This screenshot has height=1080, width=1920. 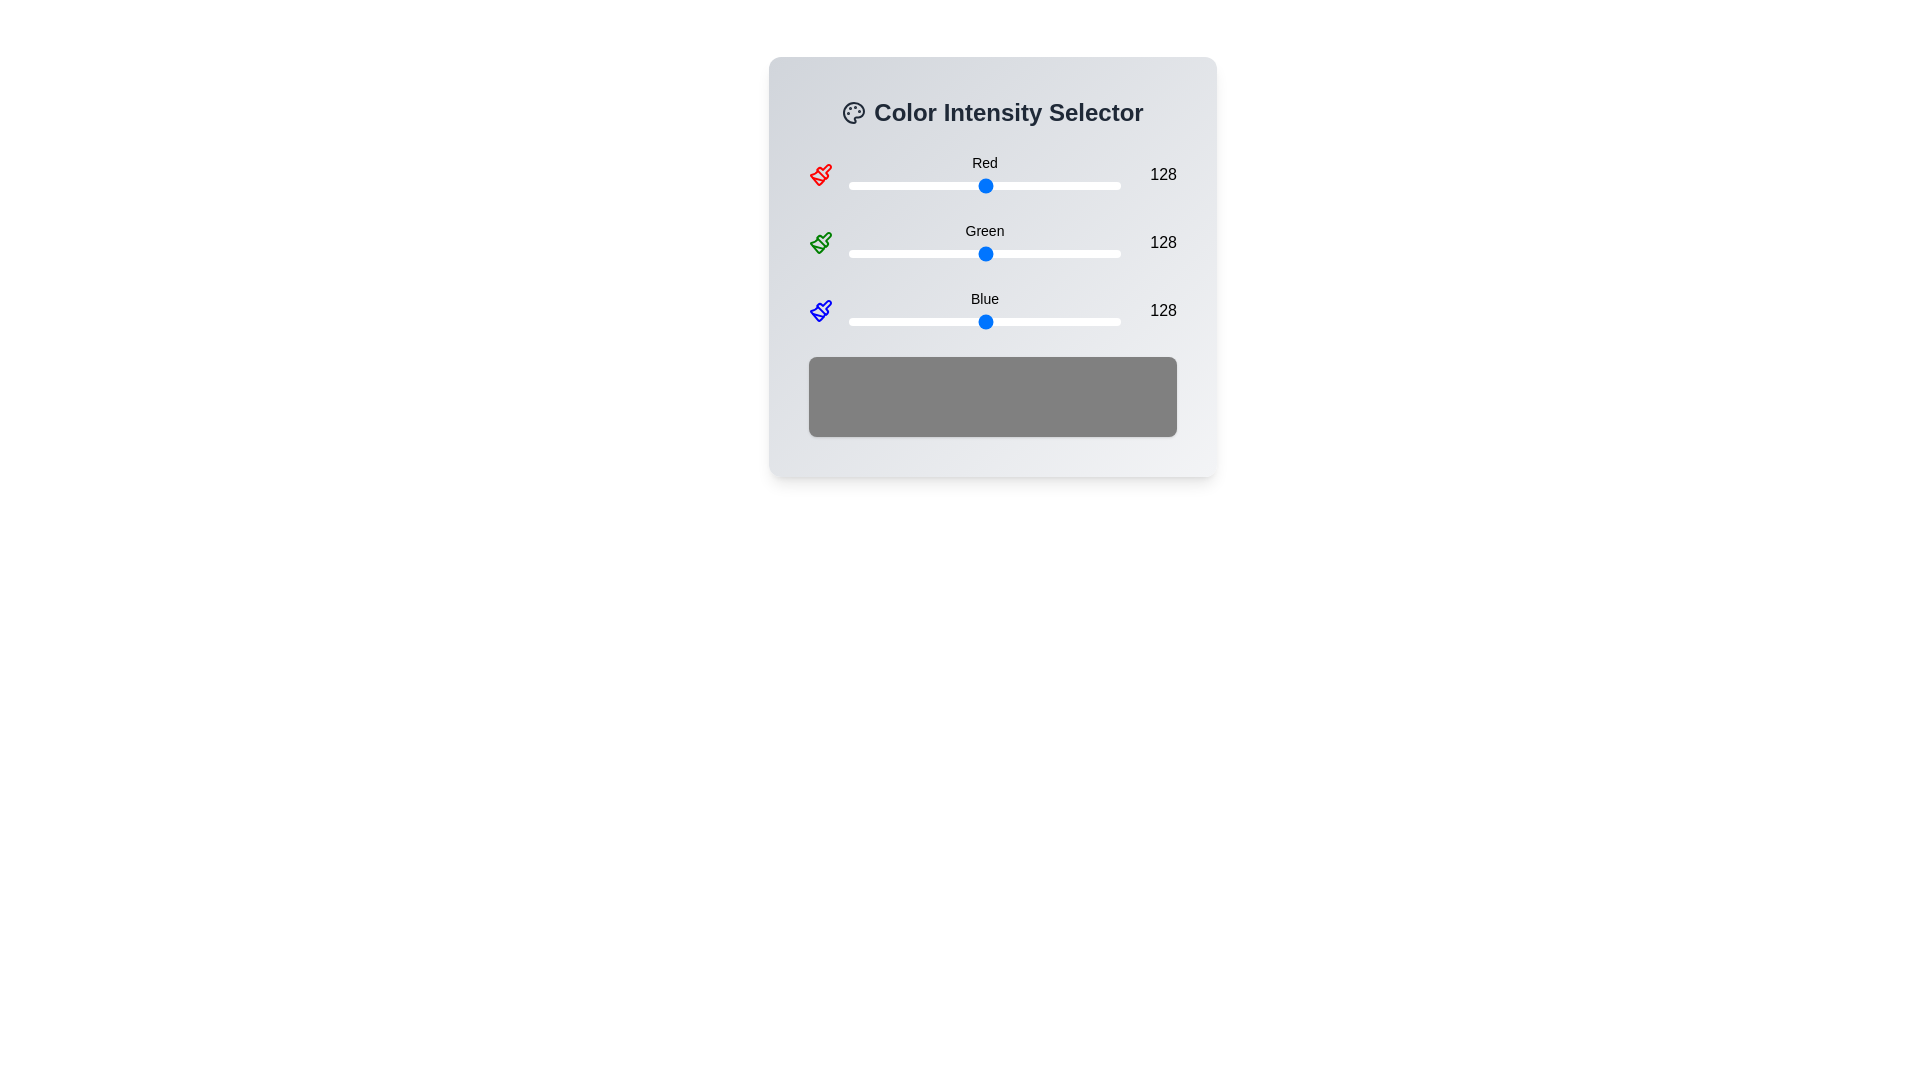 I want to click on the blue color intensity, so click(x=1045, y=320).